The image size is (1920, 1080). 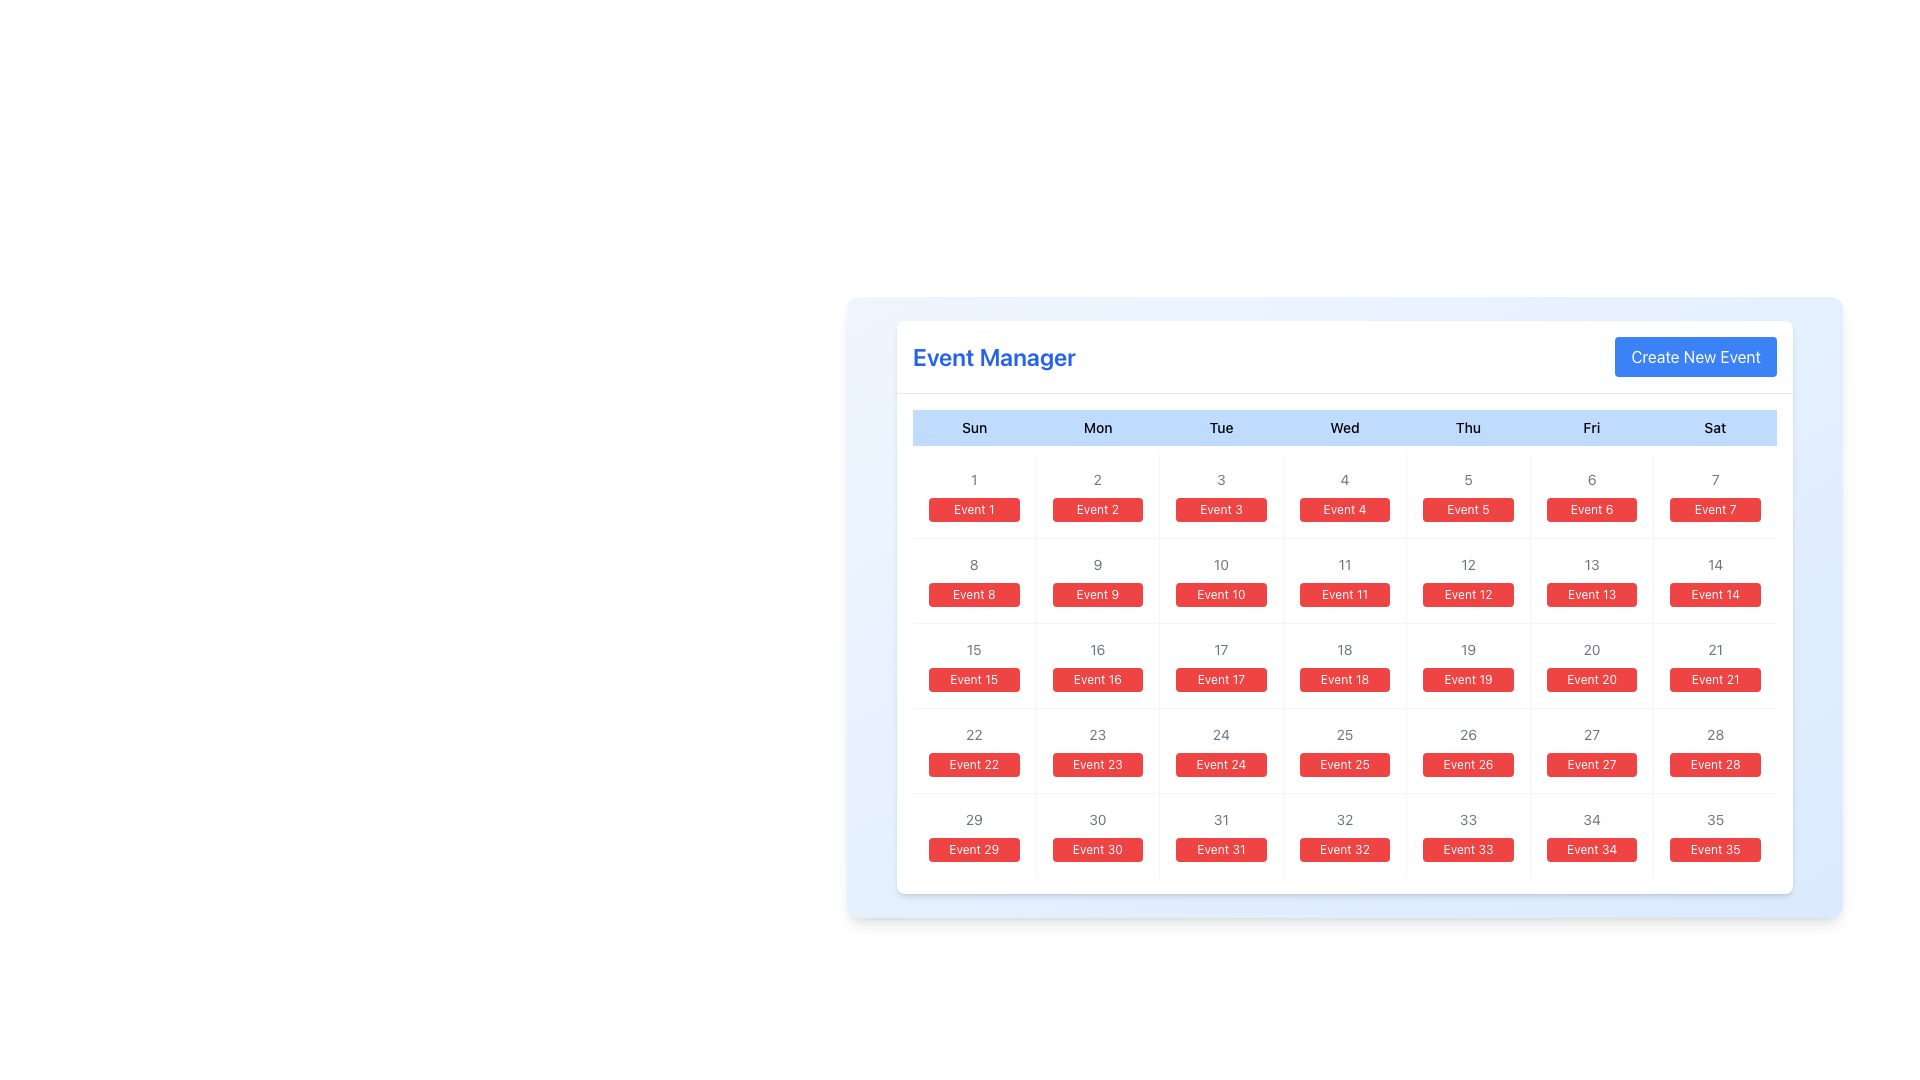 What do you see at coordinates (1220, 593) in the screenshot?
I see `the button representing 'Event 10' located in the calendar grid under the 'Tue' column` at bounding box center [1220, 593].